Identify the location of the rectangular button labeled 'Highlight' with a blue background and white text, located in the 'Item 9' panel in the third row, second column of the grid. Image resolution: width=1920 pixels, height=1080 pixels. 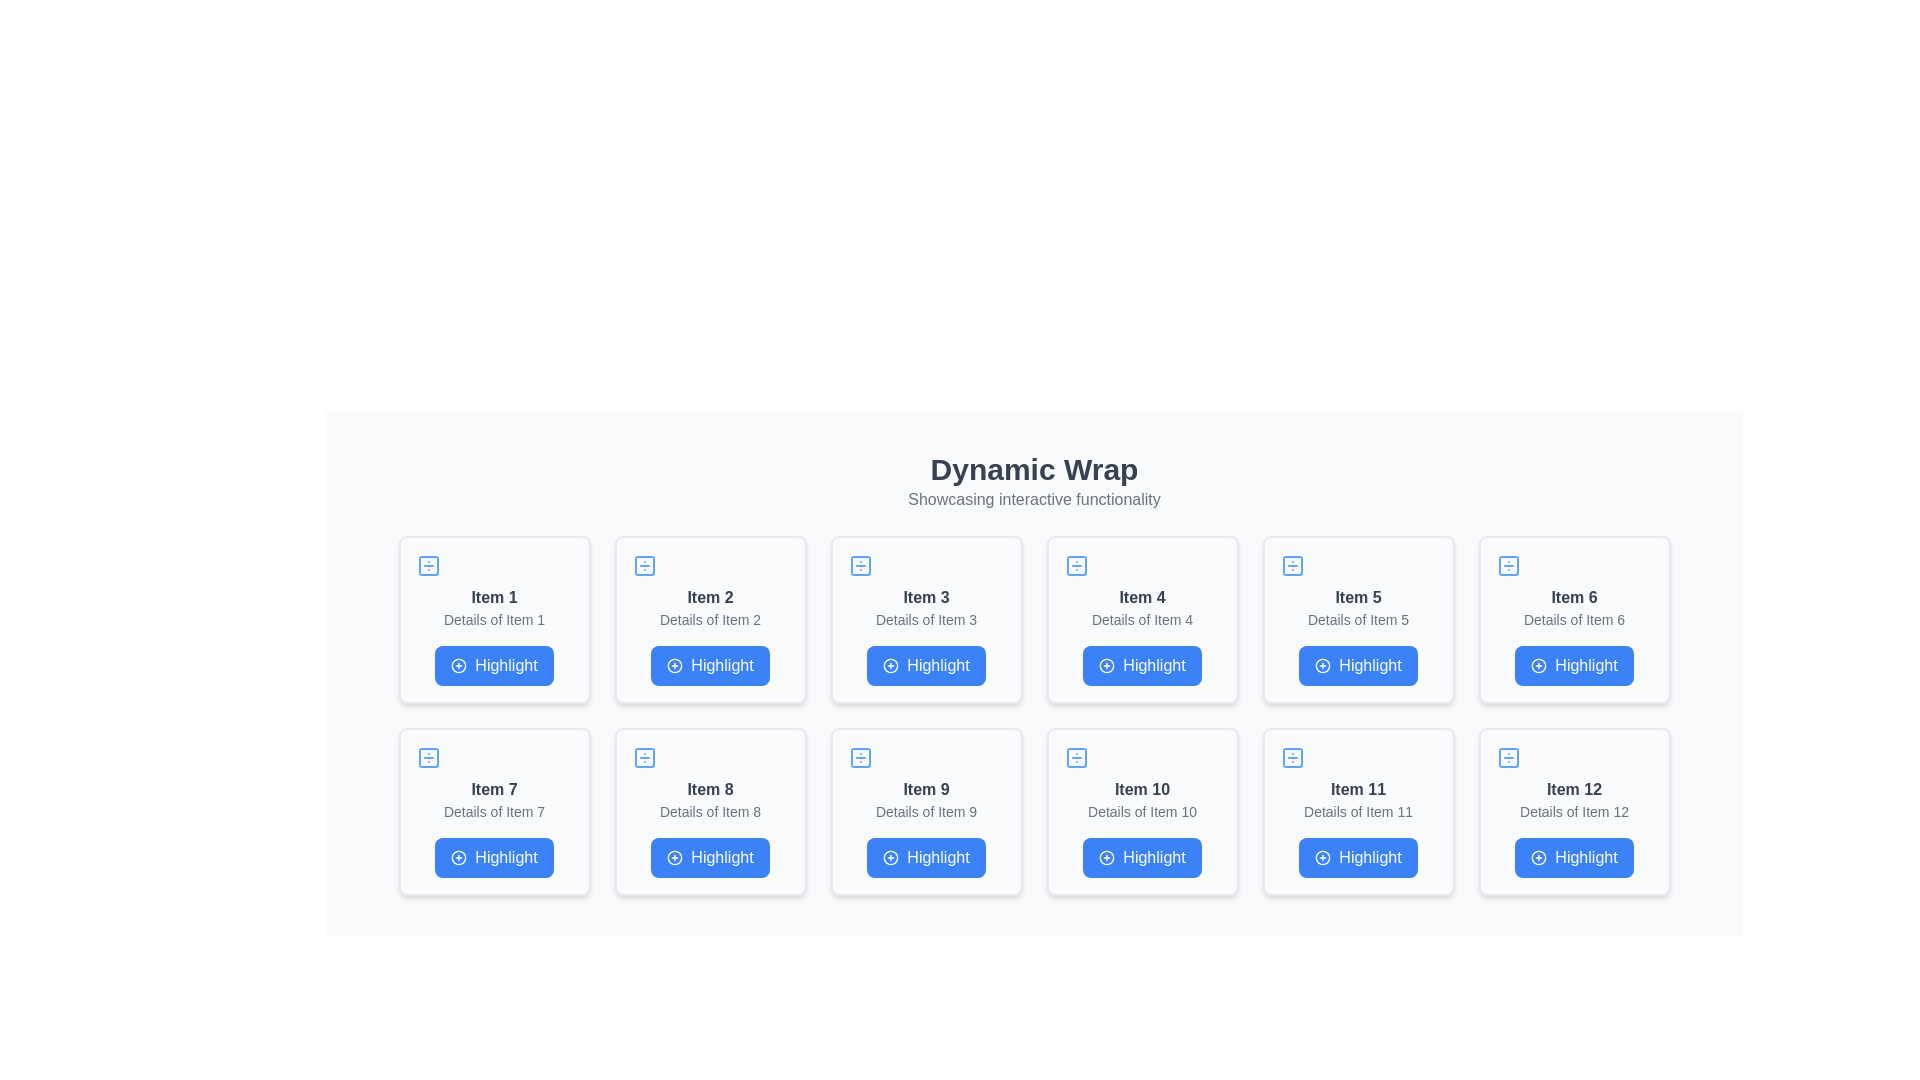
(925, 856).